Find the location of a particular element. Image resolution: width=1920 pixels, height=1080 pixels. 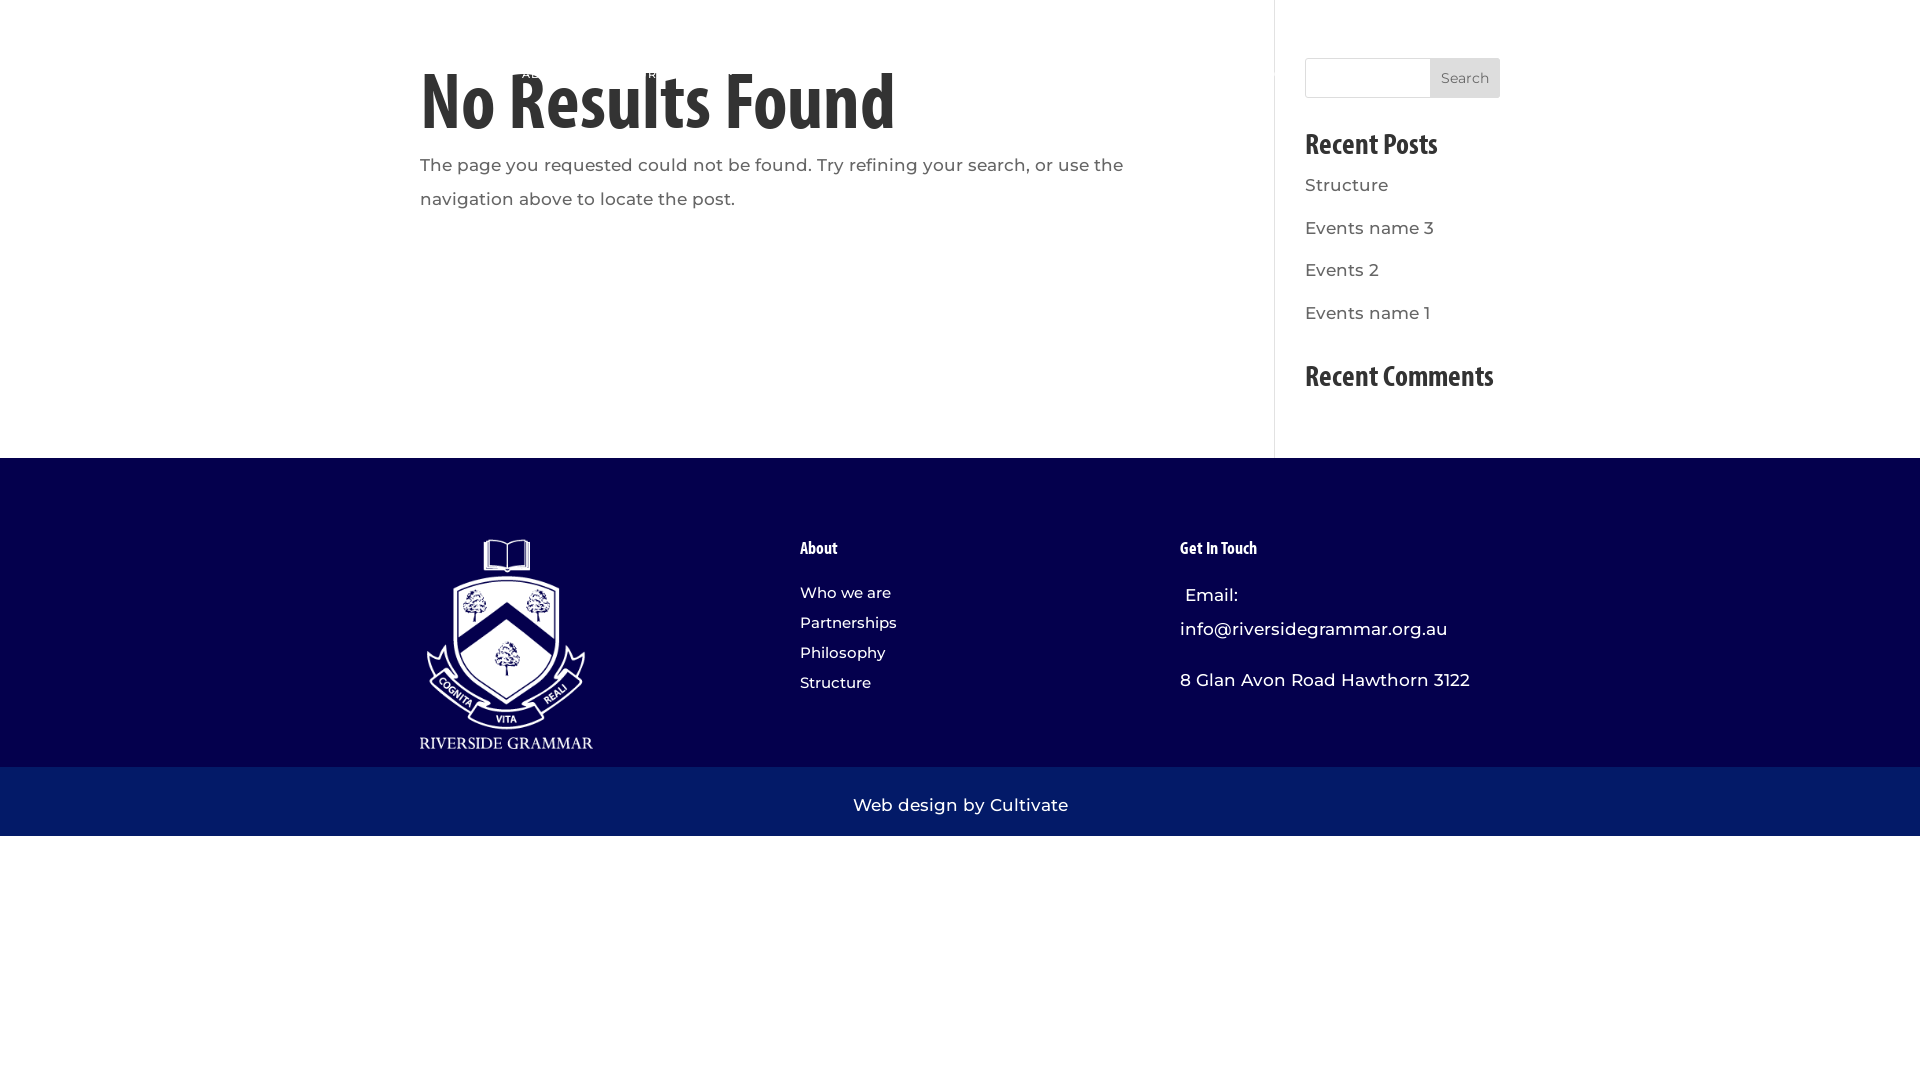

'Search' is located at coordinates (1464, 76).